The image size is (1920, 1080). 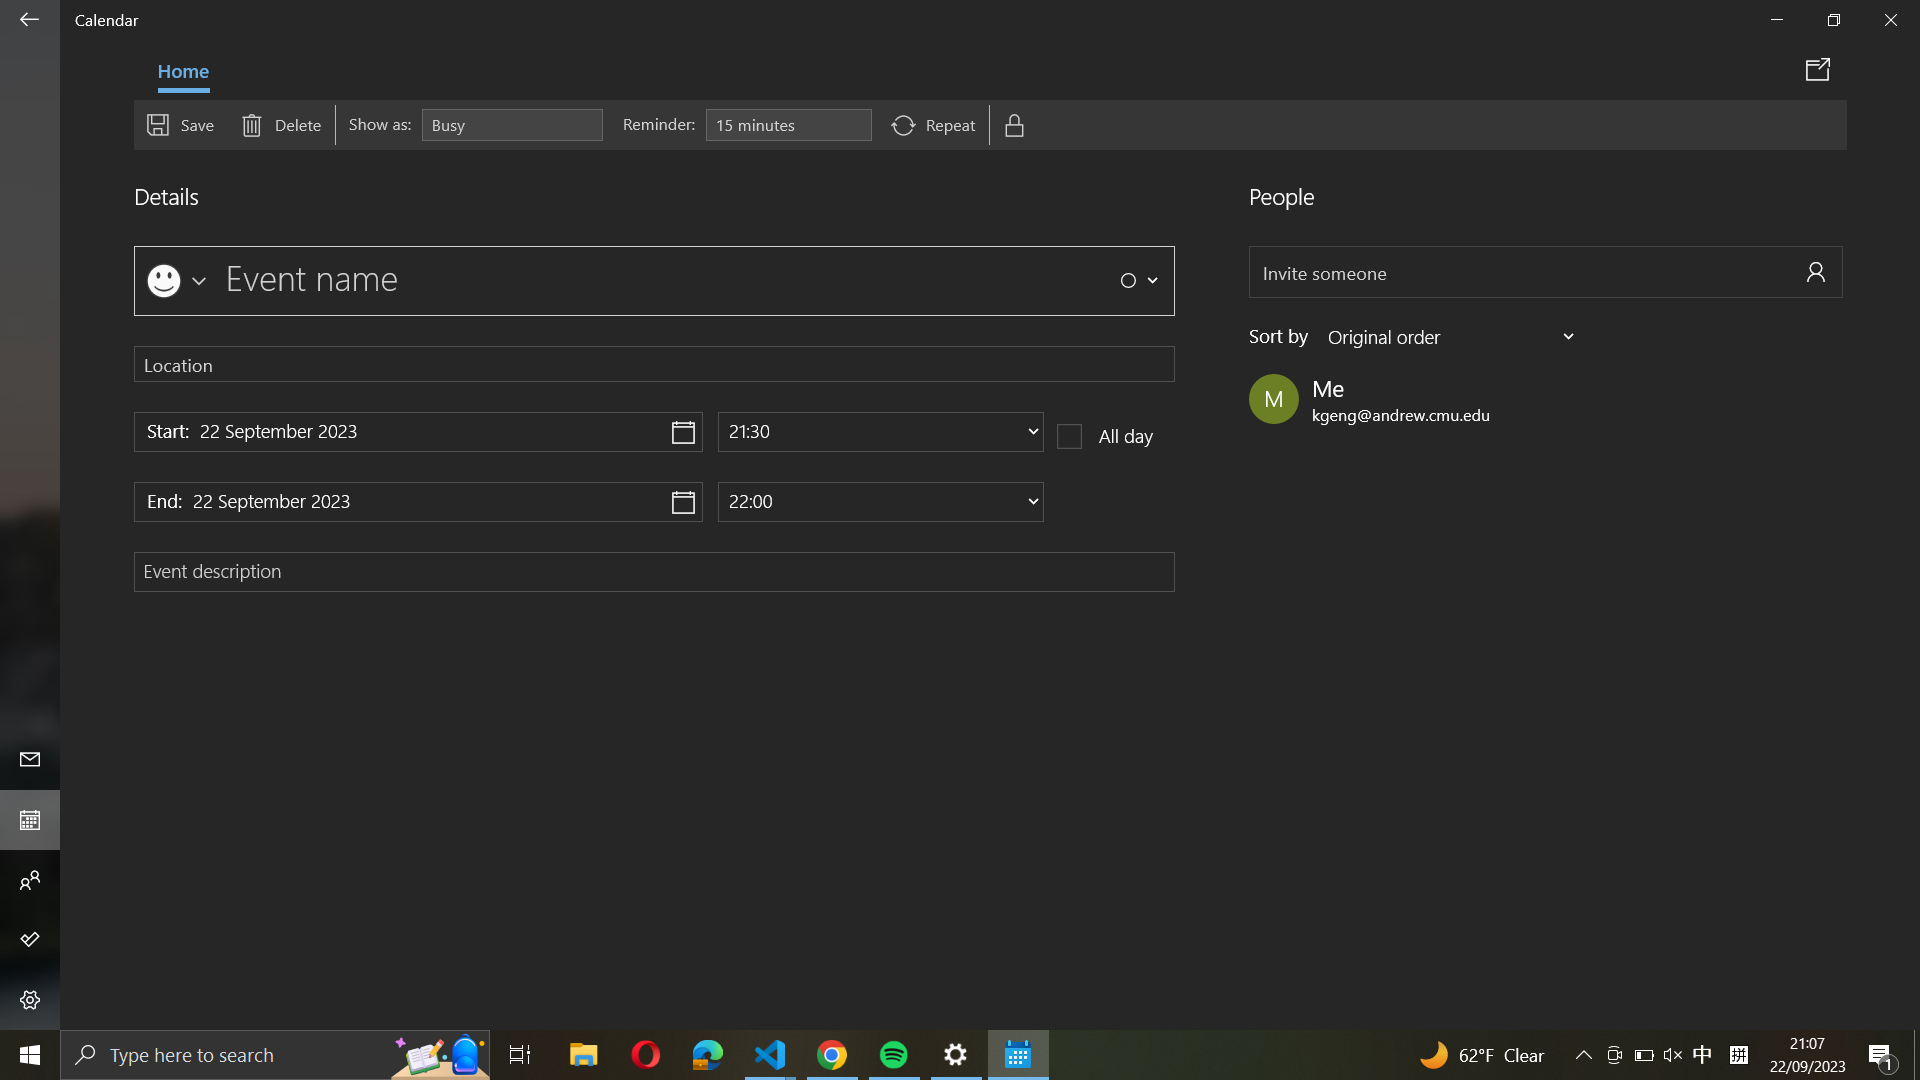 What do you see at coordinates (880, 500) in the screenshot?
I see `Configure the event"s finishing time to 7:00 PM` at bounding box center [880, 500].